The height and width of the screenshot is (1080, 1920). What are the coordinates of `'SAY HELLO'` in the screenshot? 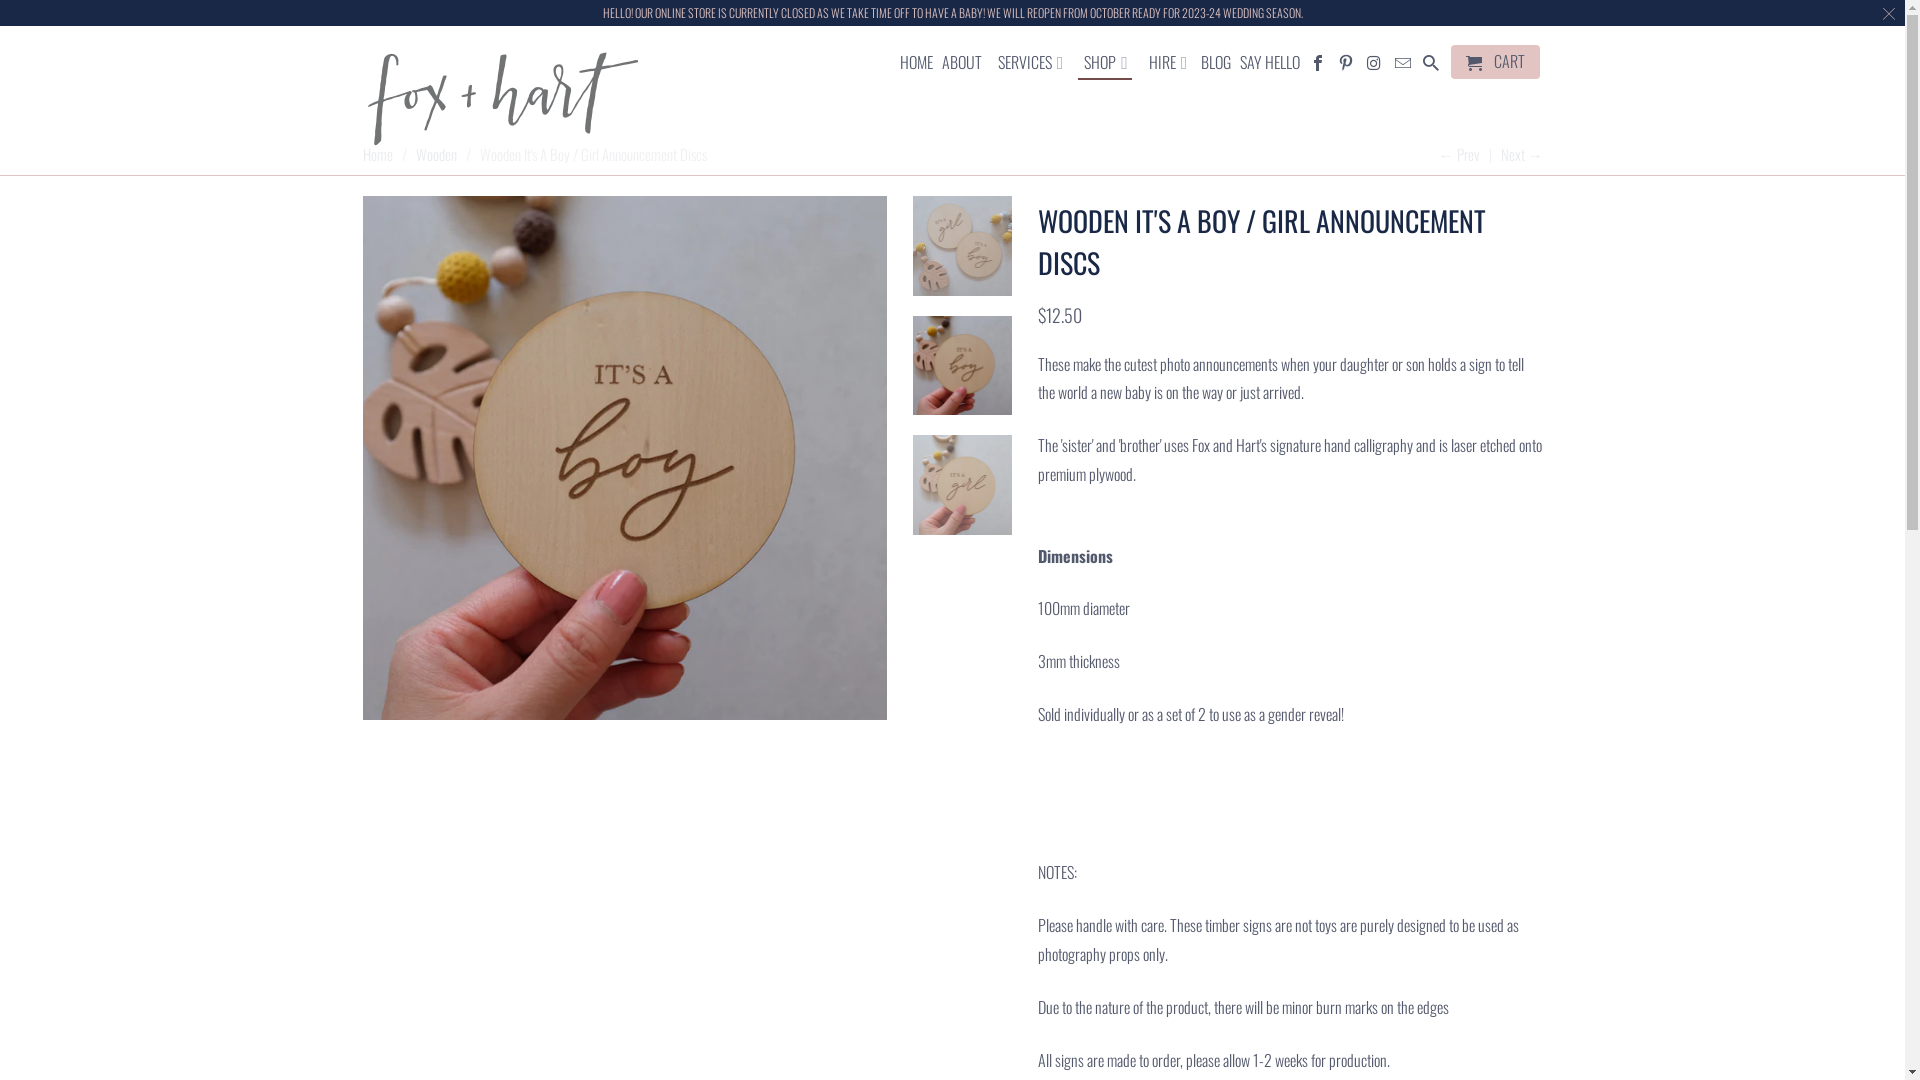 It's located at (1269, 64).